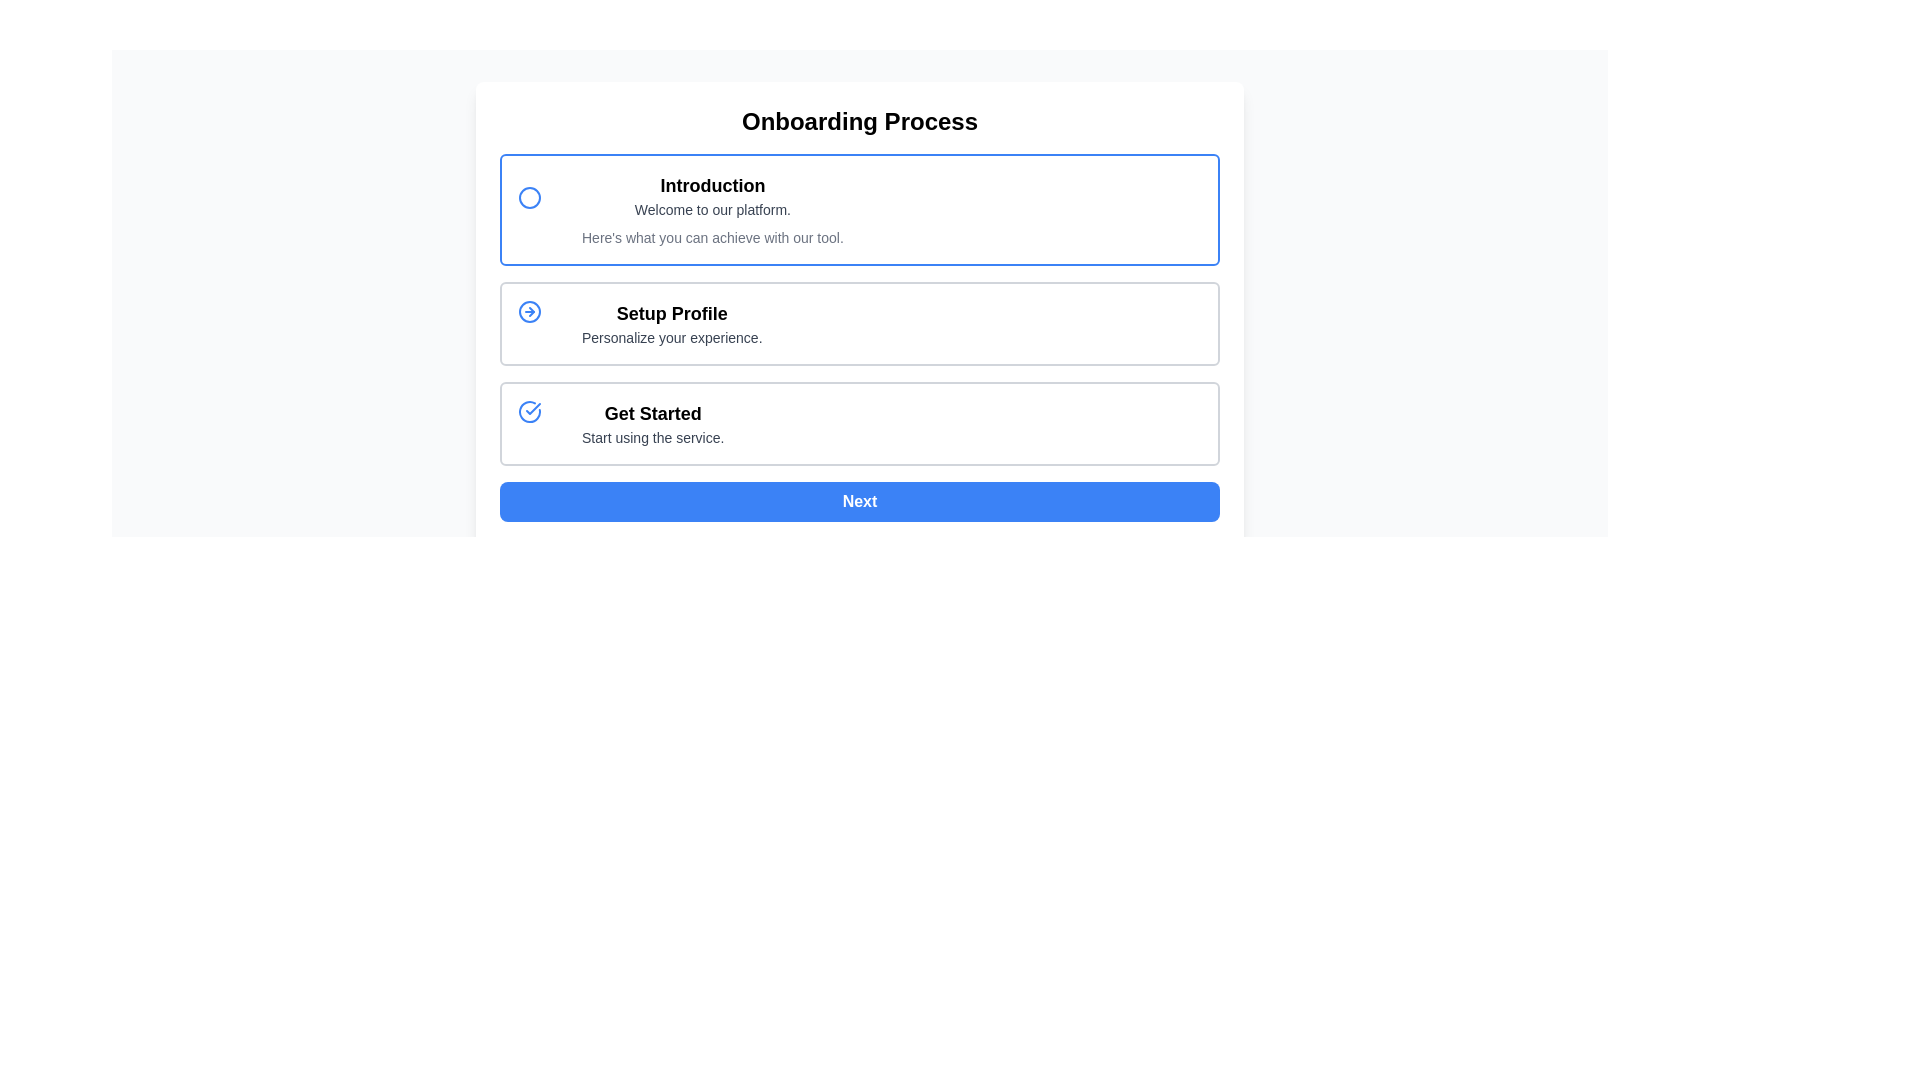 The height and width of the screenshot is (1080, 1920). What do you see at coordinates (859, 122) in the screenshot?
I see `the header text element displaying 'Onboarding Process', which is in a large, bold font at the top of the content card` at bounding box center [859, 122].